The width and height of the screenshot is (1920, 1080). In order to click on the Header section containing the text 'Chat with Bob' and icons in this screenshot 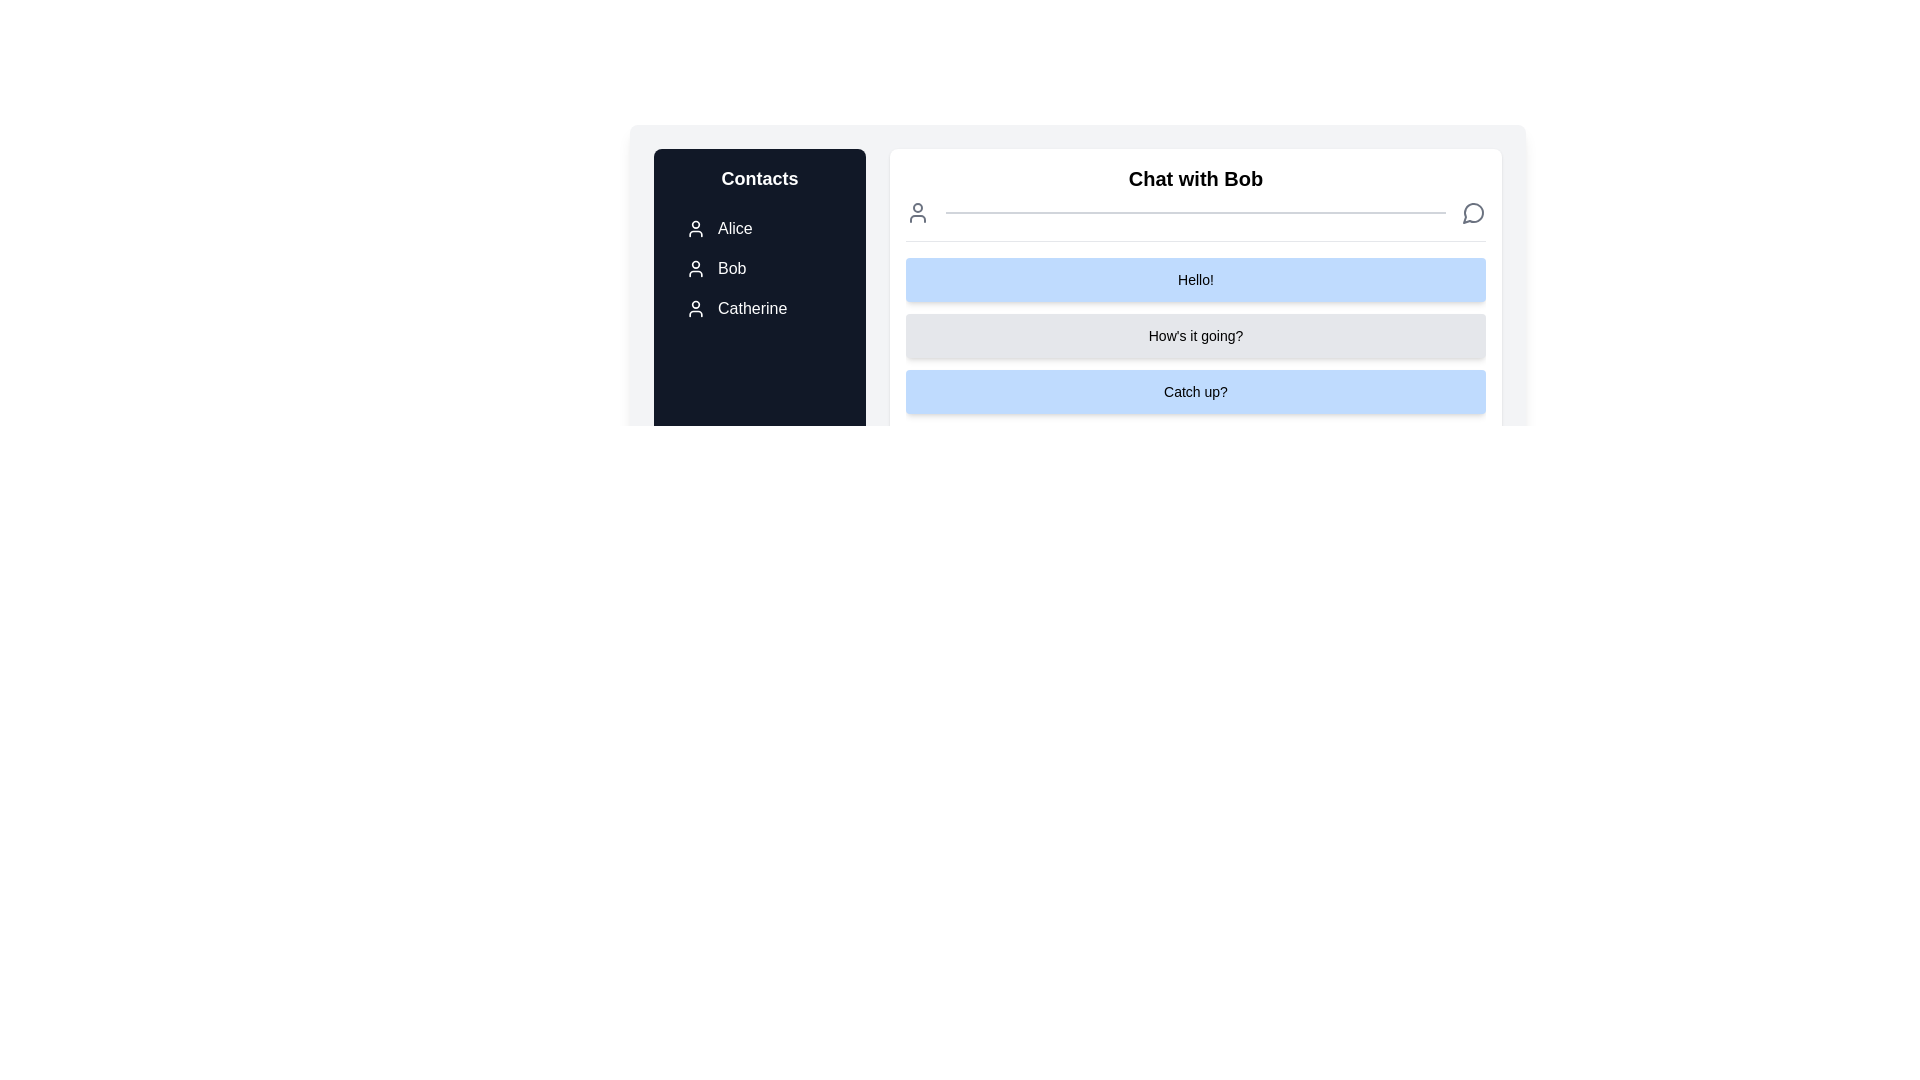, I will do `click(1195, 203)`.